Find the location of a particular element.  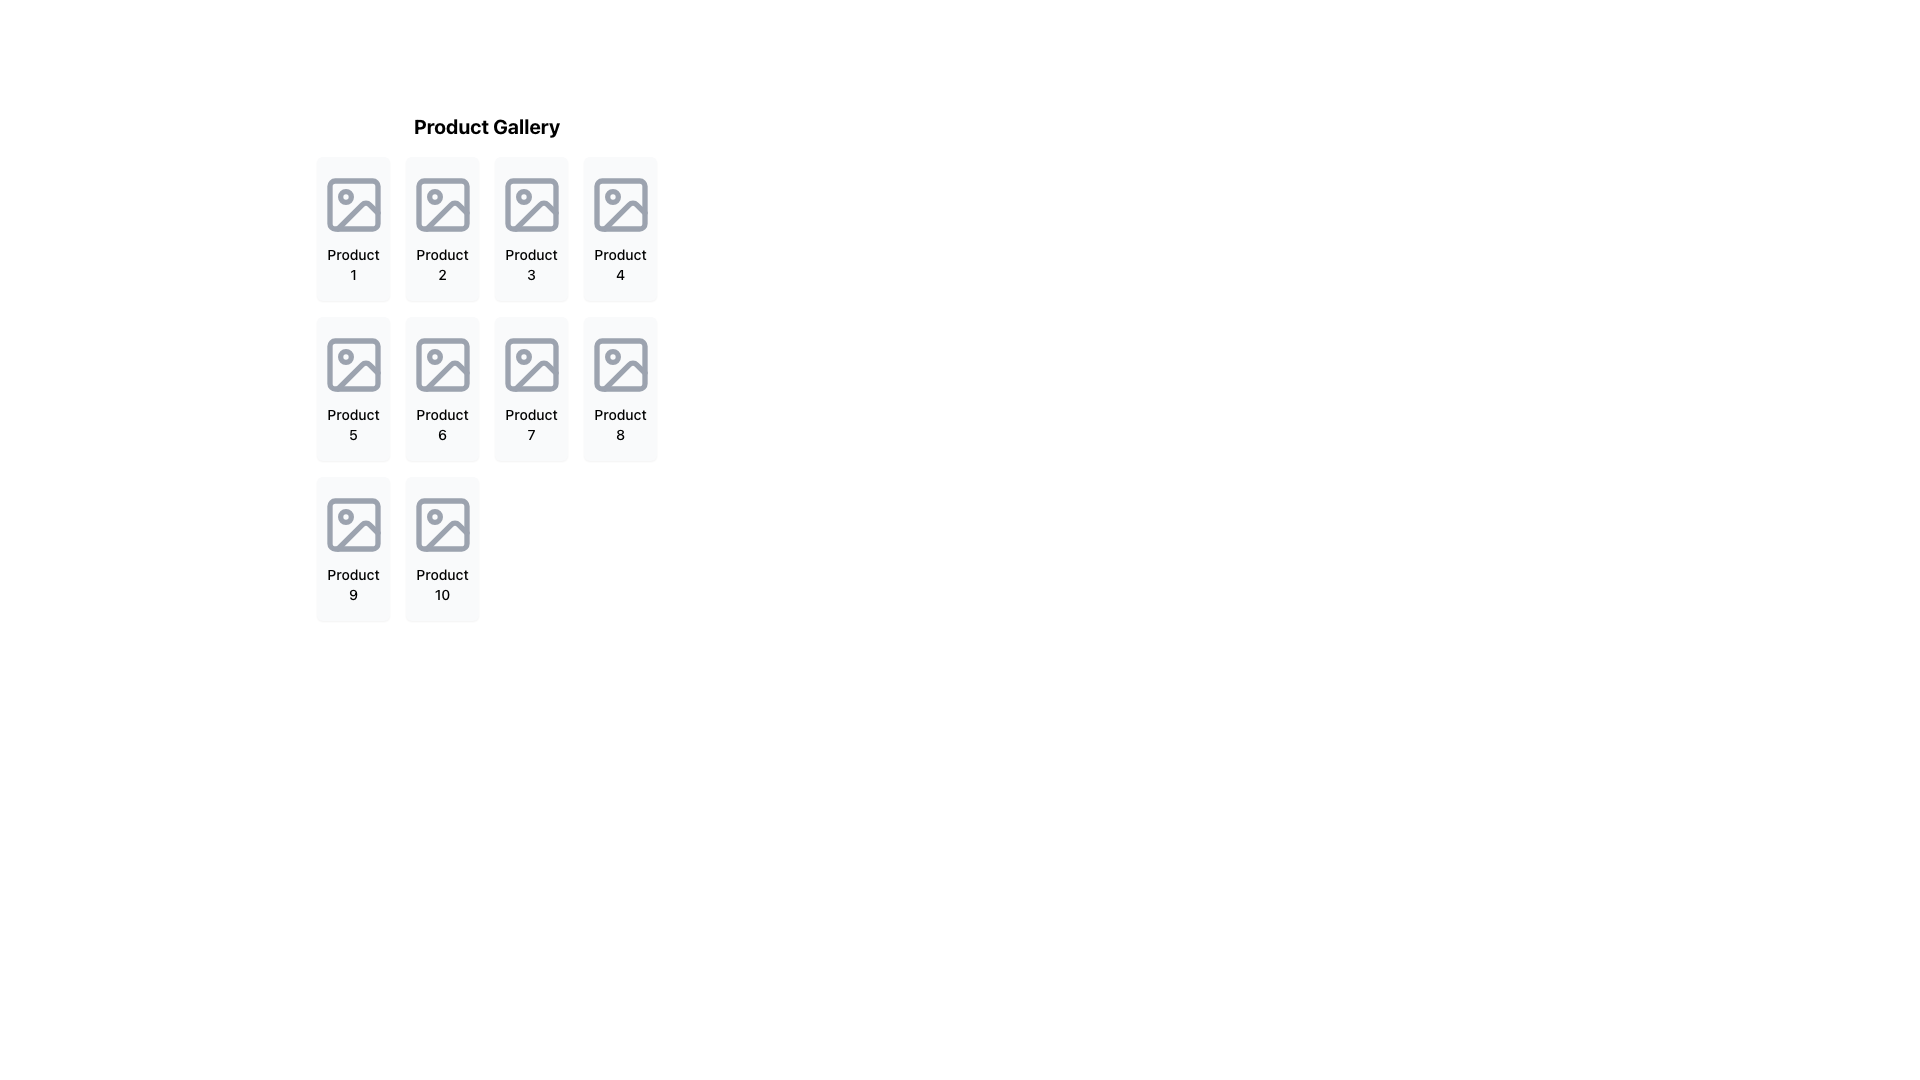

the icon element representing the image placeholder for 'Product 4', located in the second row and second column of the grid layout is located at coordinates (619, 204).